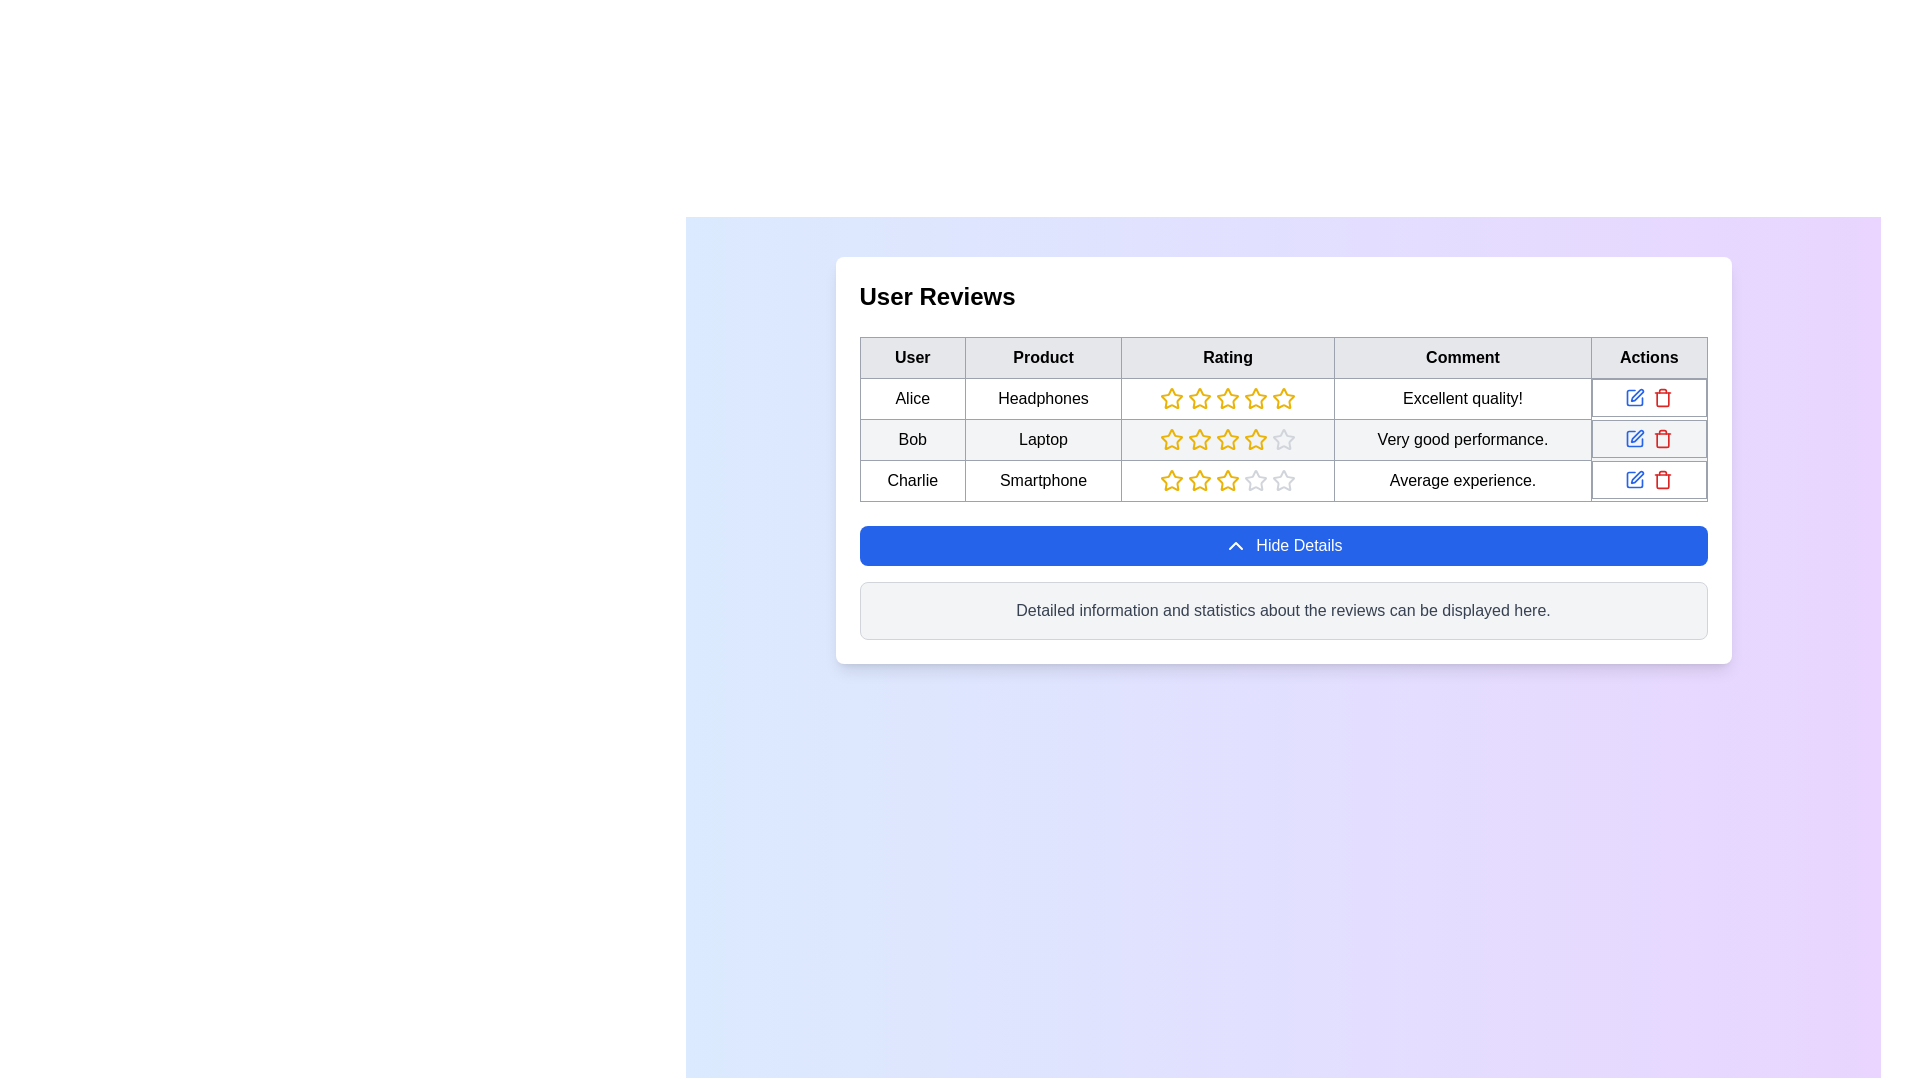  I want to click on the visual rating control element located in the second row of the 'Rating' column, adjacent to 'Bob' in the 'User' column and 'Very good performance.' in the 'Comment' column, so click(1283, 438).